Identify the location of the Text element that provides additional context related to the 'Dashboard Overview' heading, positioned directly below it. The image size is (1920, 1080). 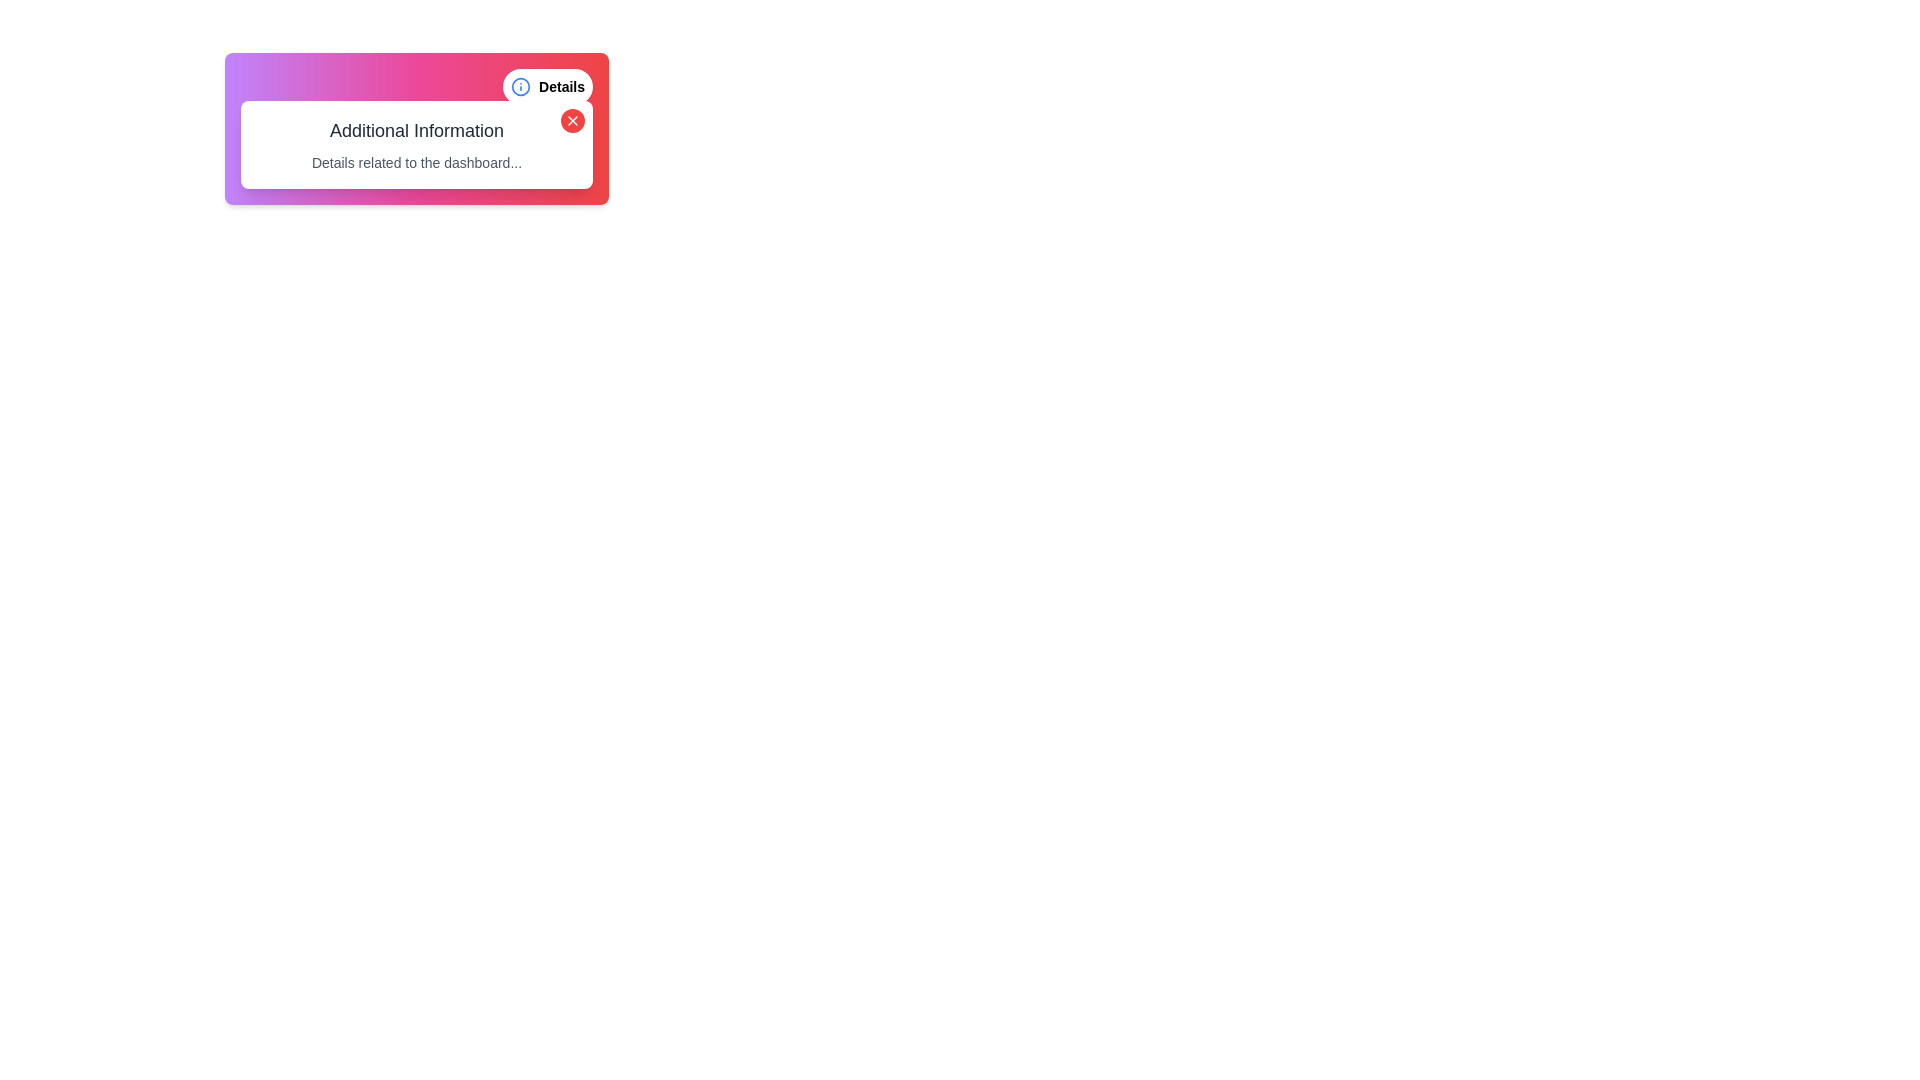
(416, 177).